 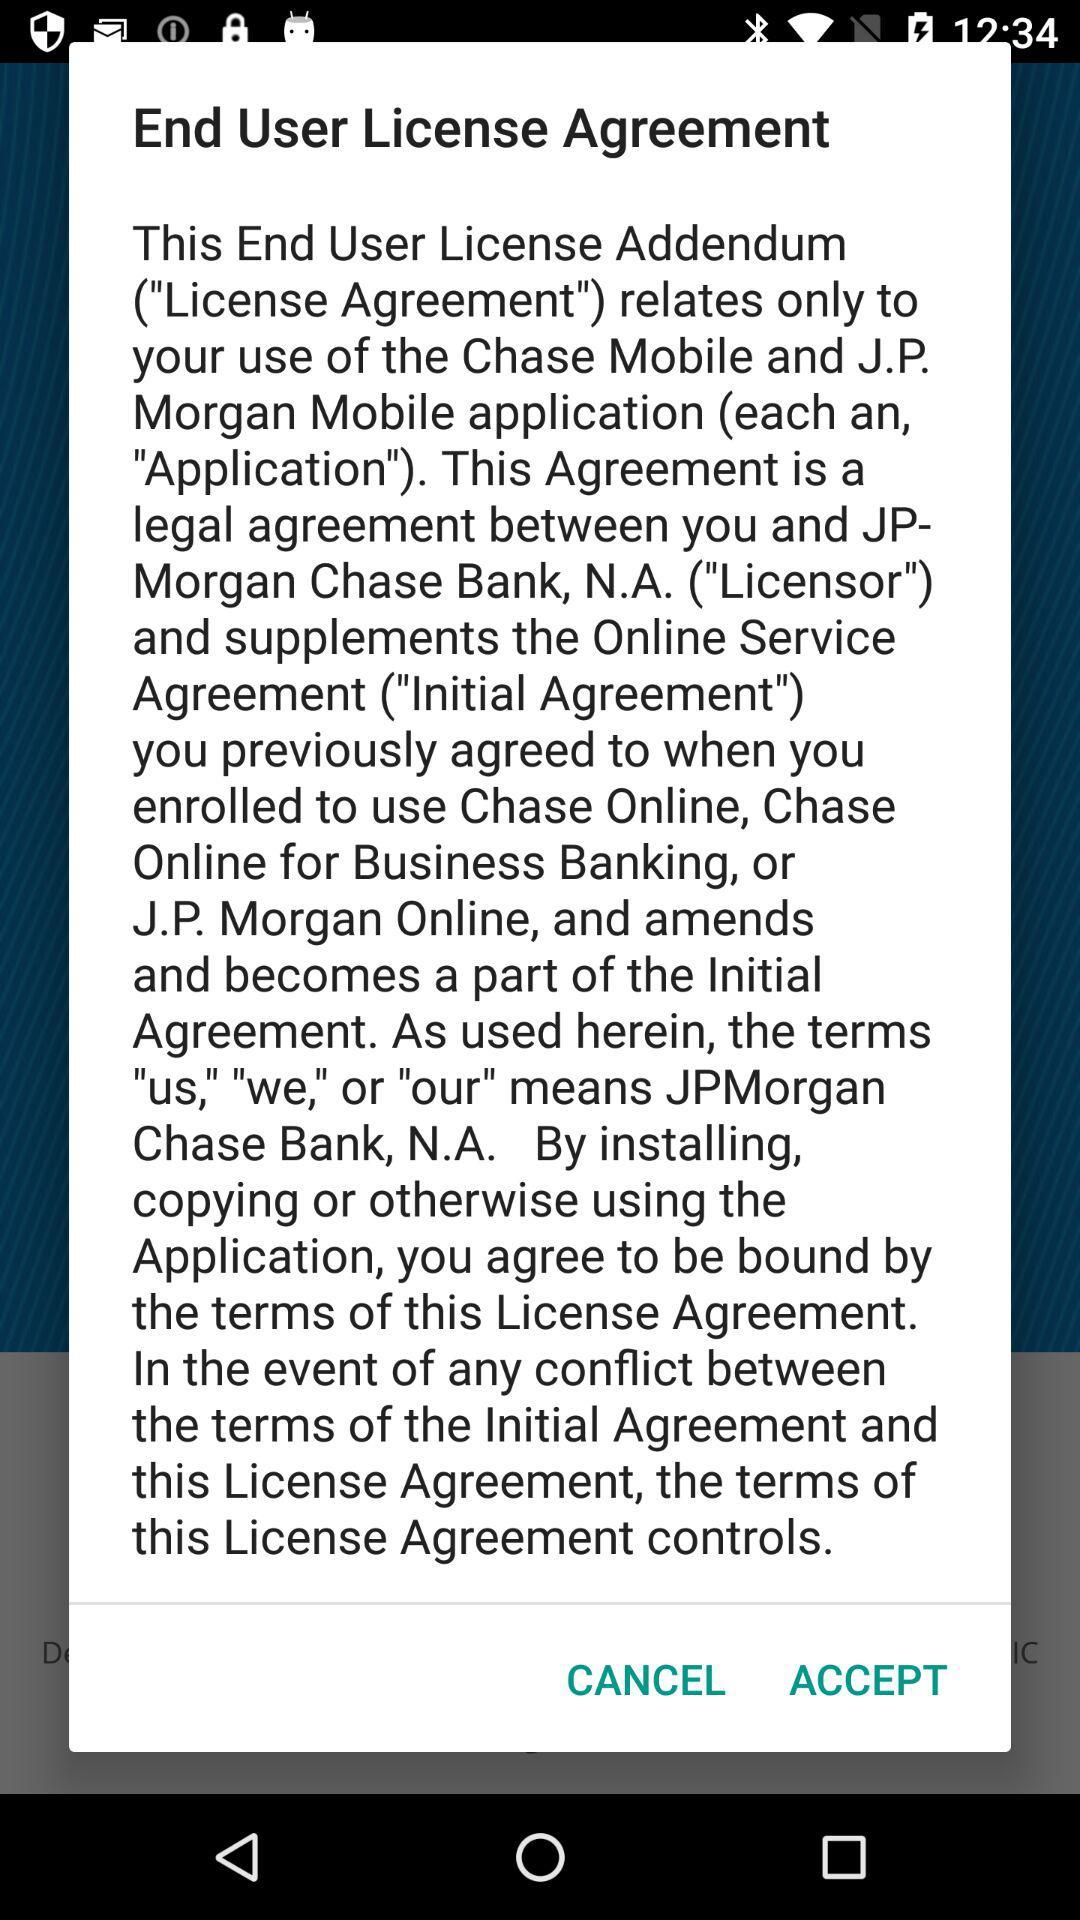 What do you see at coordinates (646, 1678) in the screenshot?
I see `the app below this end user` at bounding box center [646, 1678].